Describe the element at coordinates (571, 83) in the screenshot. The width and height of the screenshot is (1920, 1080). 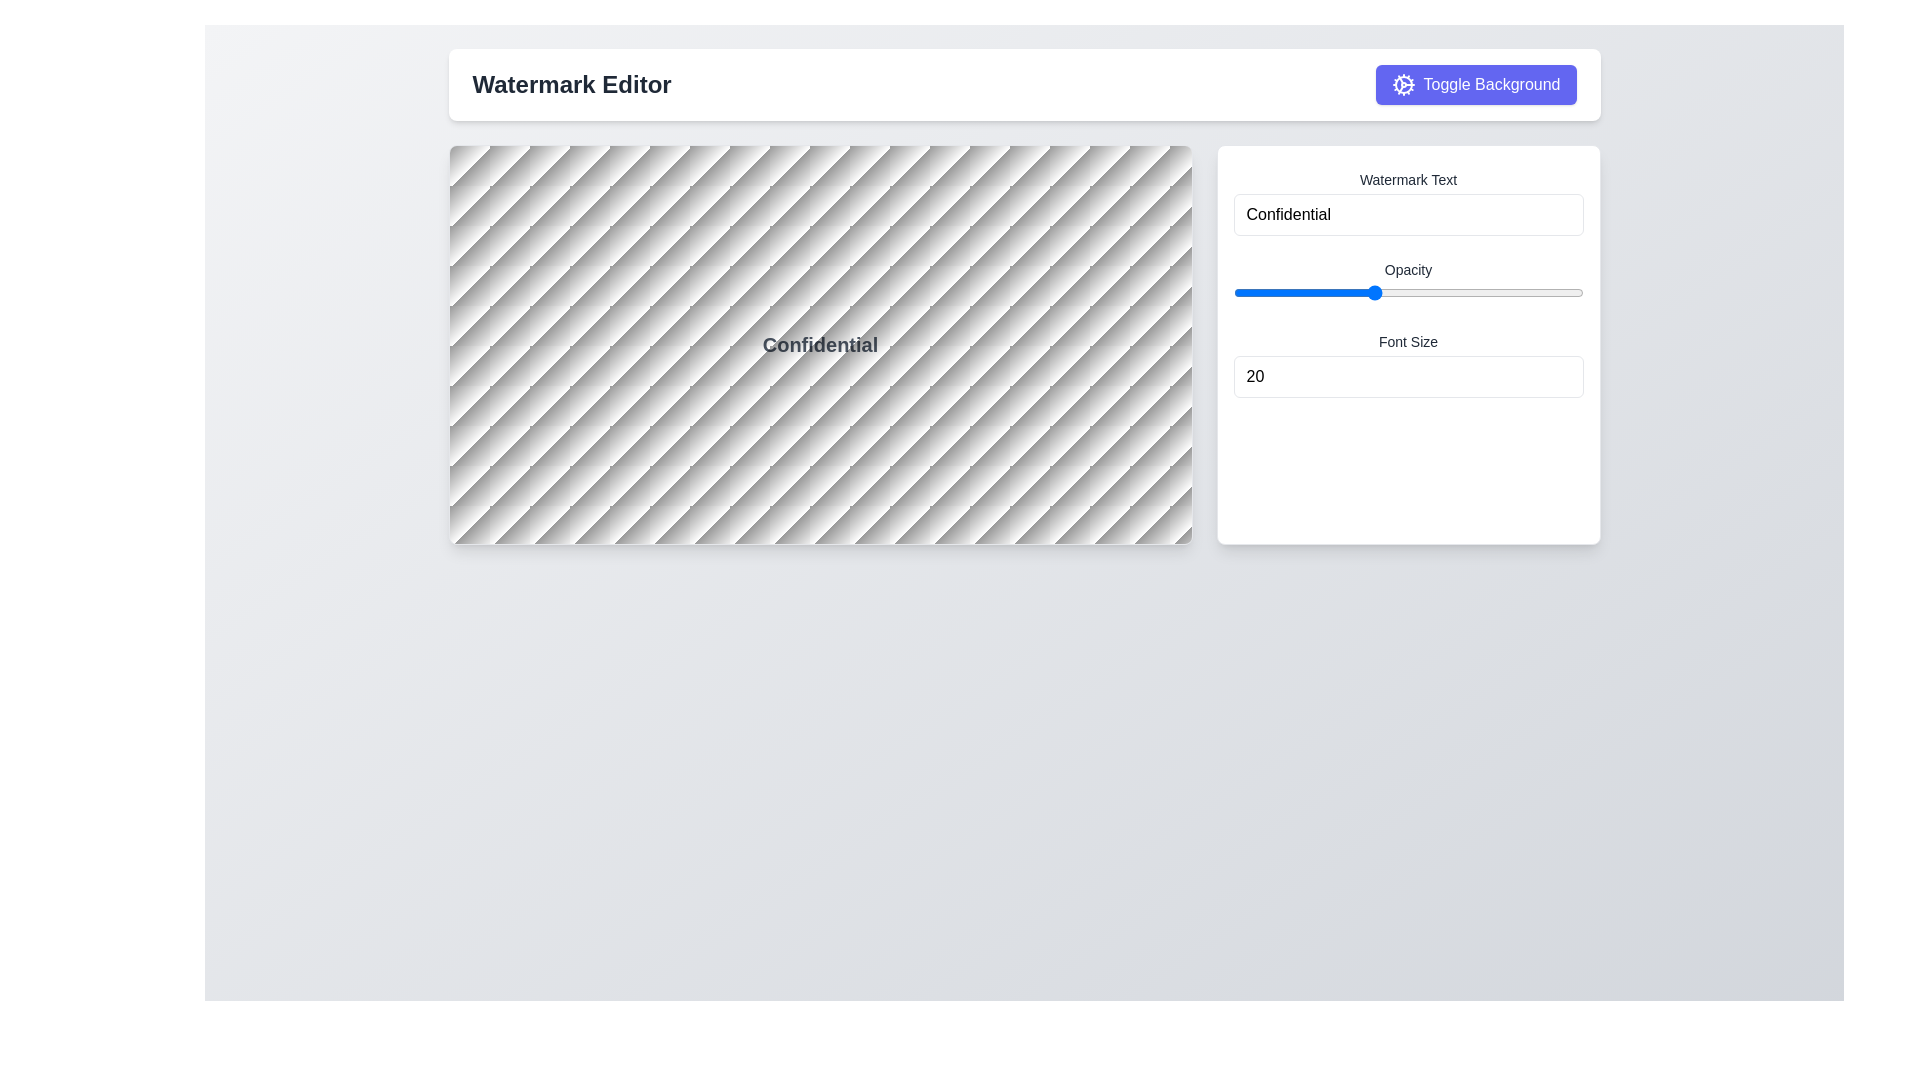
I see `the static header or title element located at the top center of the interface, which indicates the primary function or purpose of the section below it` at that location.